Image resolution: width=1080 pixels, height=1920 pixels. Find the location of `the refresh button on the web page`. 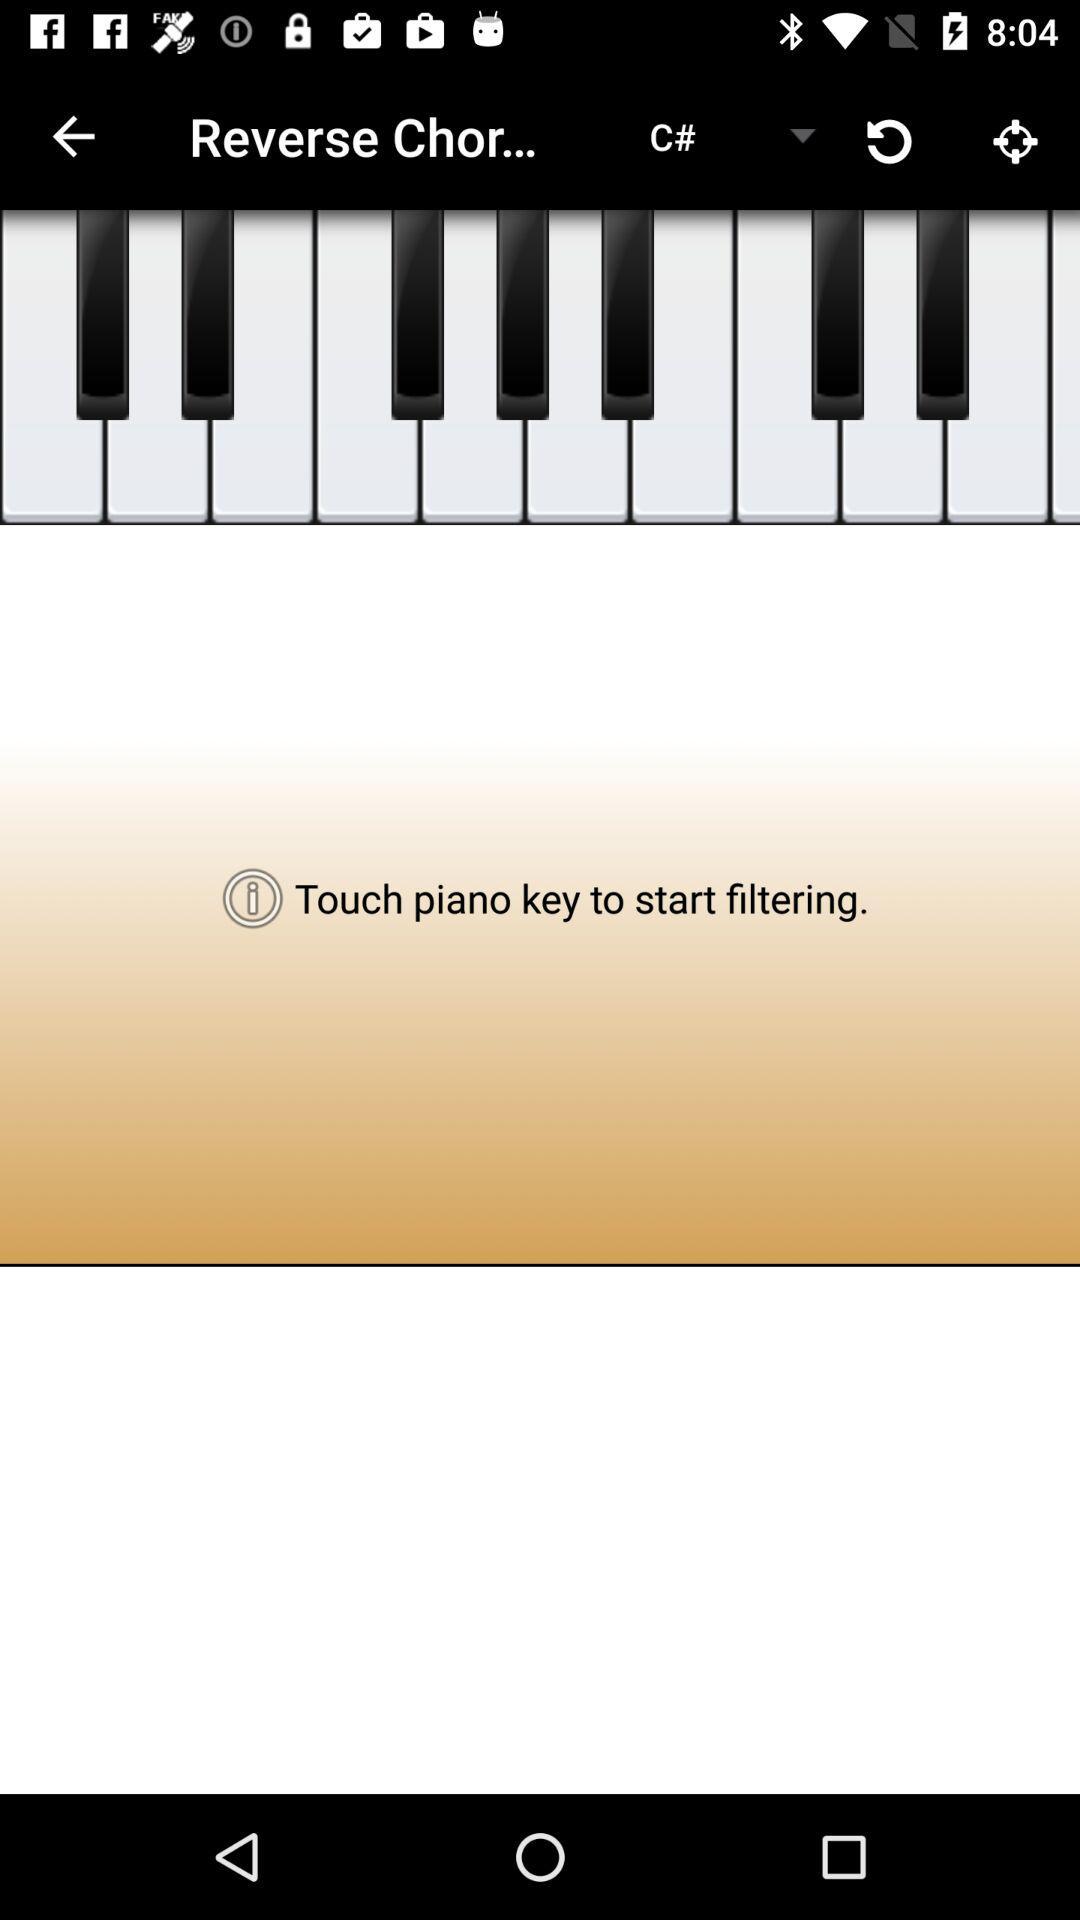

the refresh button on the web page is located at coordinates (890, 136).